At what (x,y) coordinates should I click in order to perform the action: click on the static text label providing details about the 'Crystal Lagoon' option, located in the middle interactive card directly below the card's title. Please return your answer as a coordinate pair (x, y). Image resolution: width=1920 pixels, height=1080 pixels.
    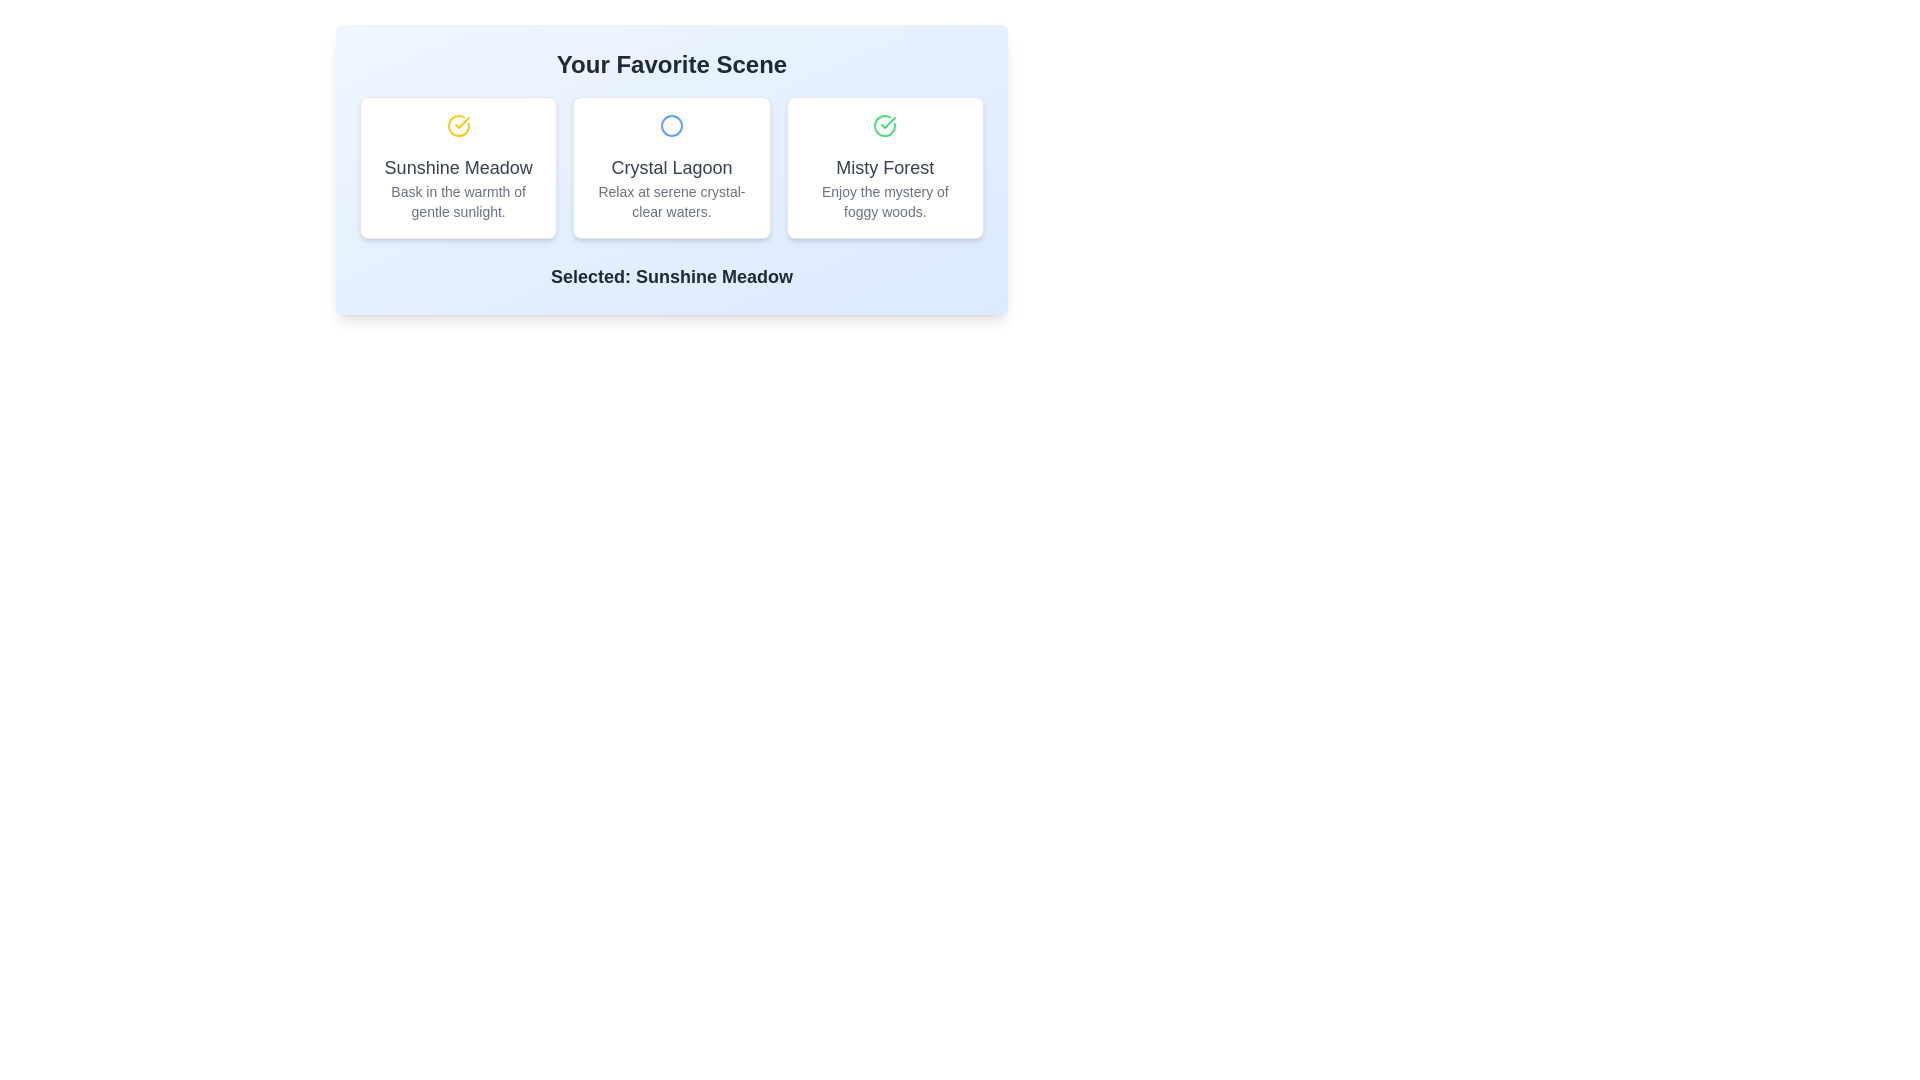
    Looking at the image, I should click on (672, 201).